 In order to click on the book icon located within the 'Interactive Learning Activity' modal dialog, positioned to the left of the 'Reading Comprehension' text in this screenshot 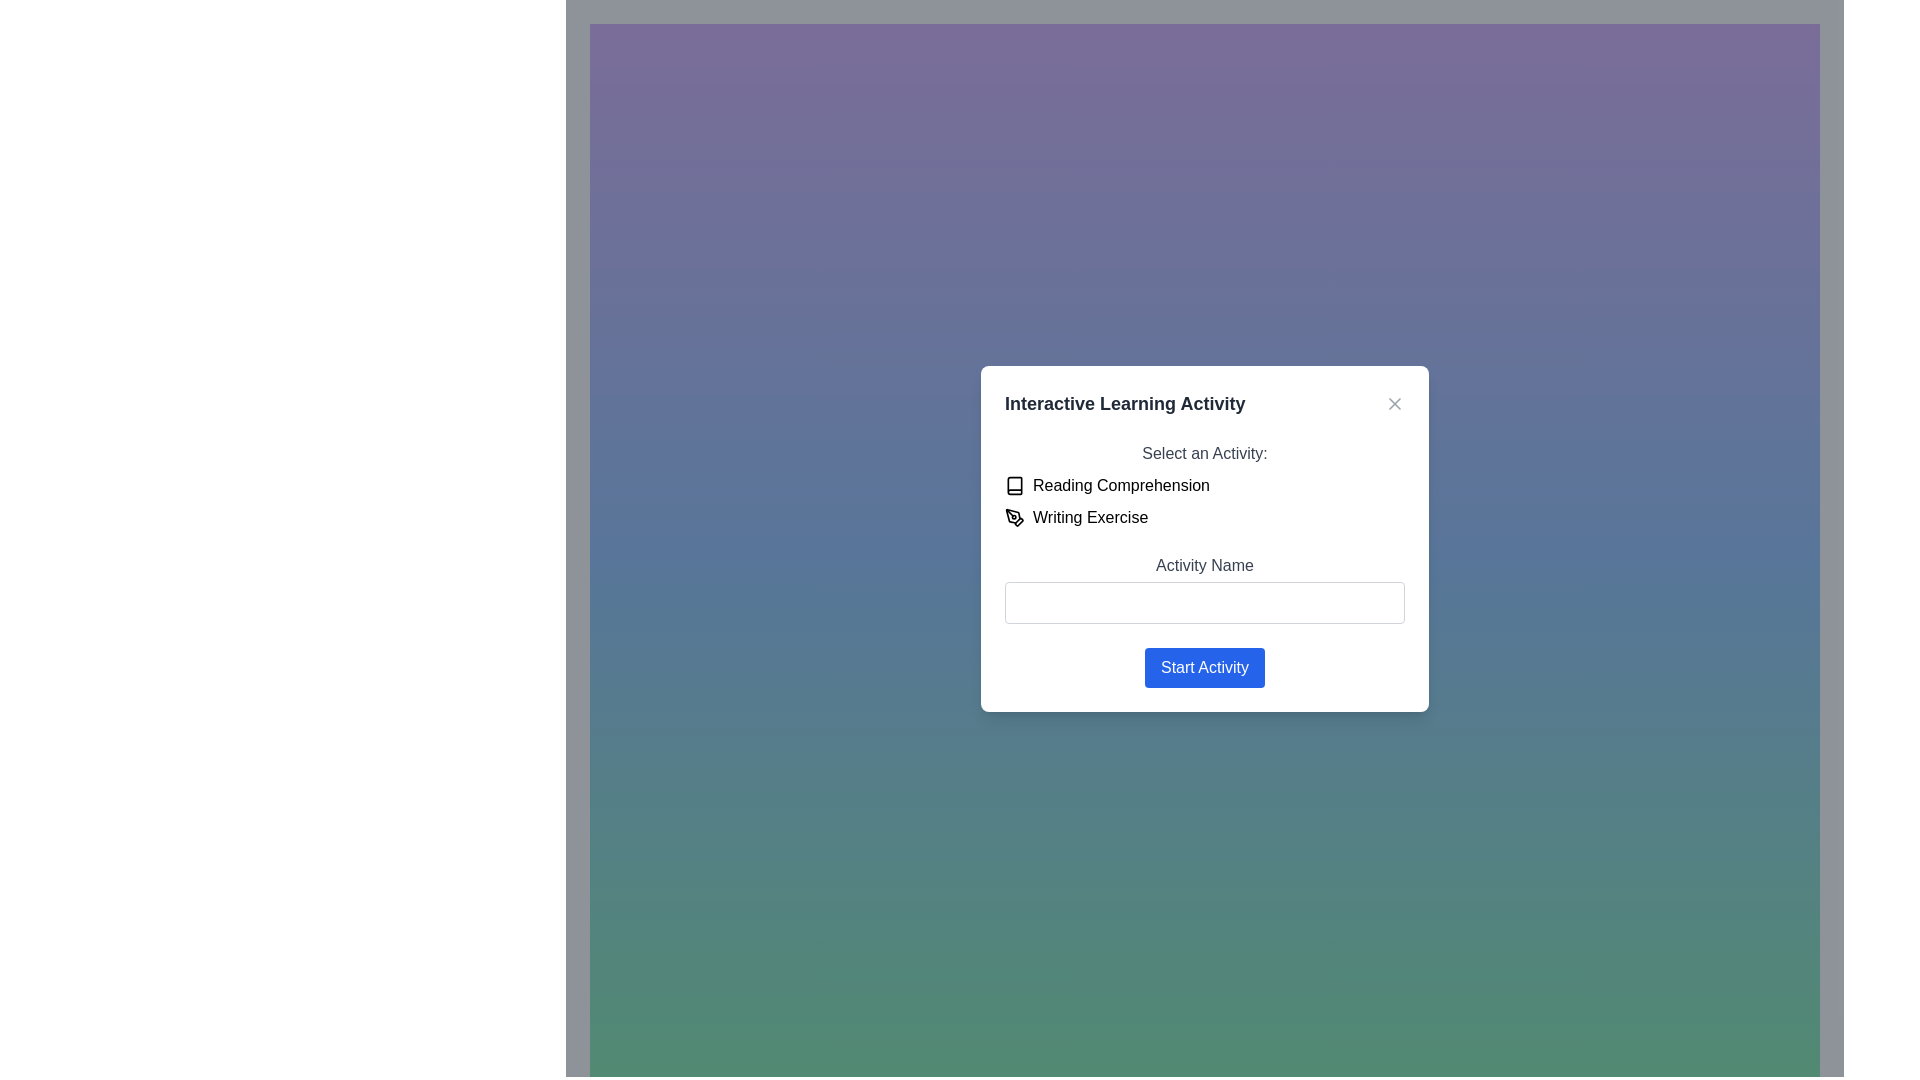, I will do `click(1014, 485)`.